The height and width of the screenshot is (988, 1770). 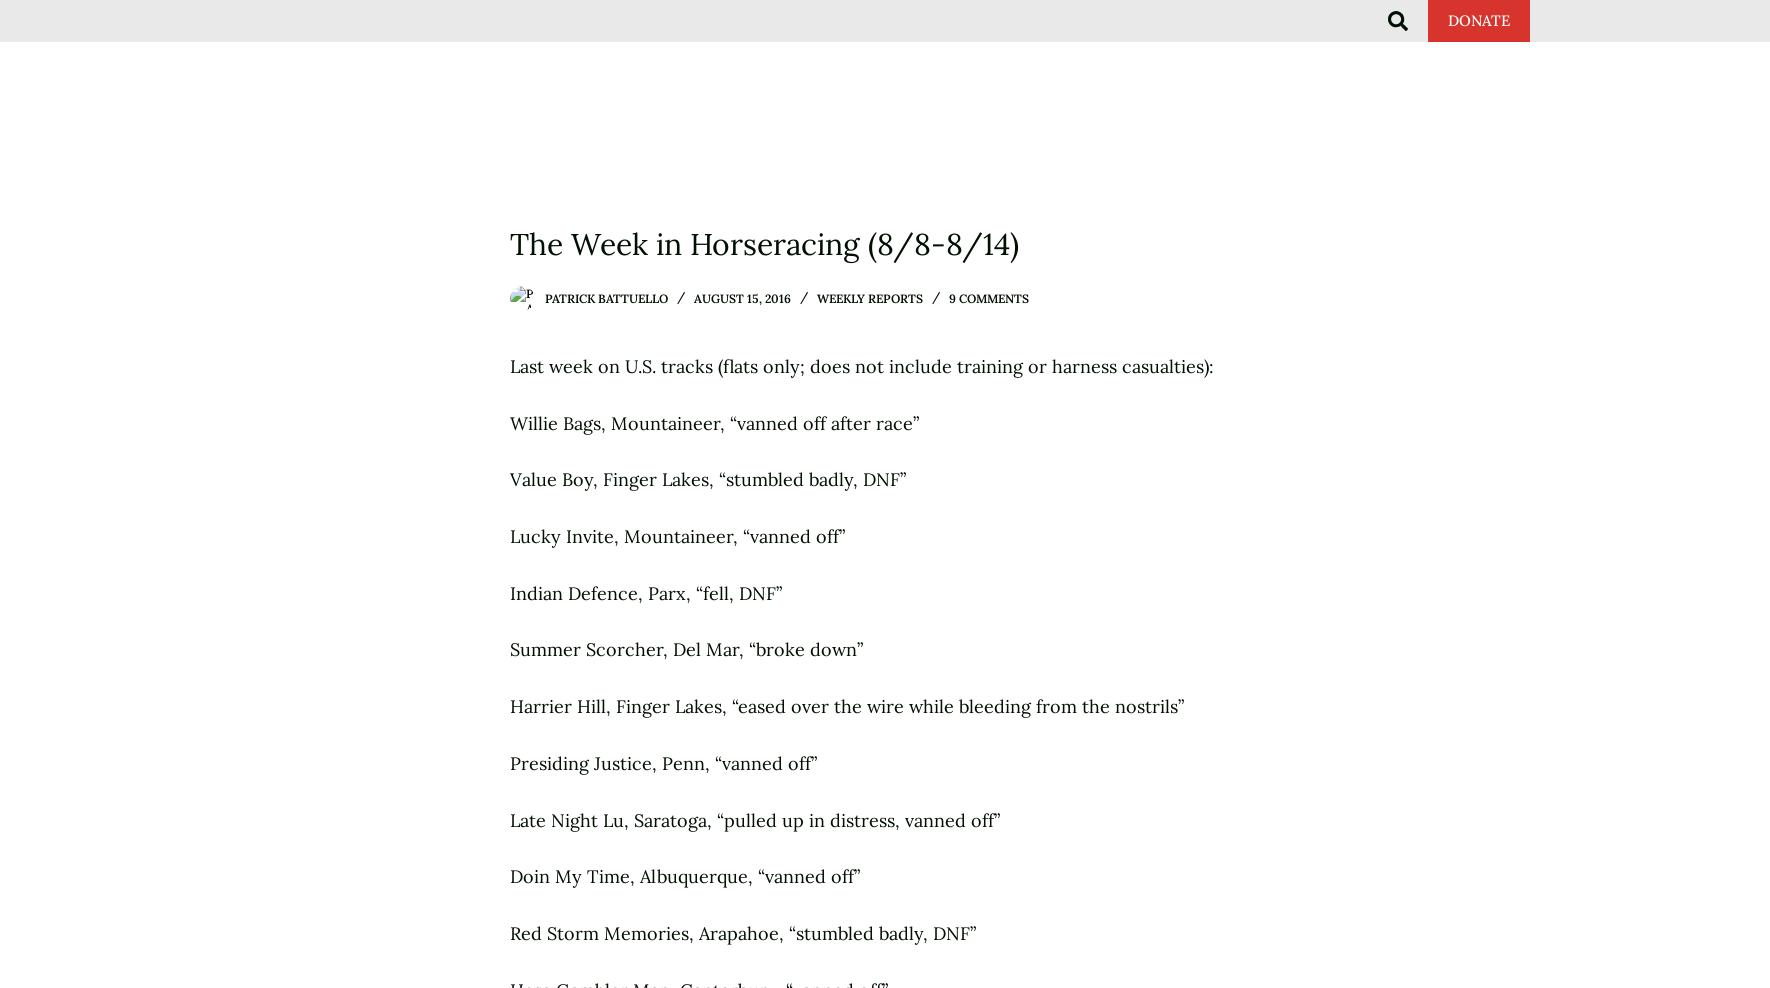 I want to click on 'The Wrongs', so click(x=698, y=119).